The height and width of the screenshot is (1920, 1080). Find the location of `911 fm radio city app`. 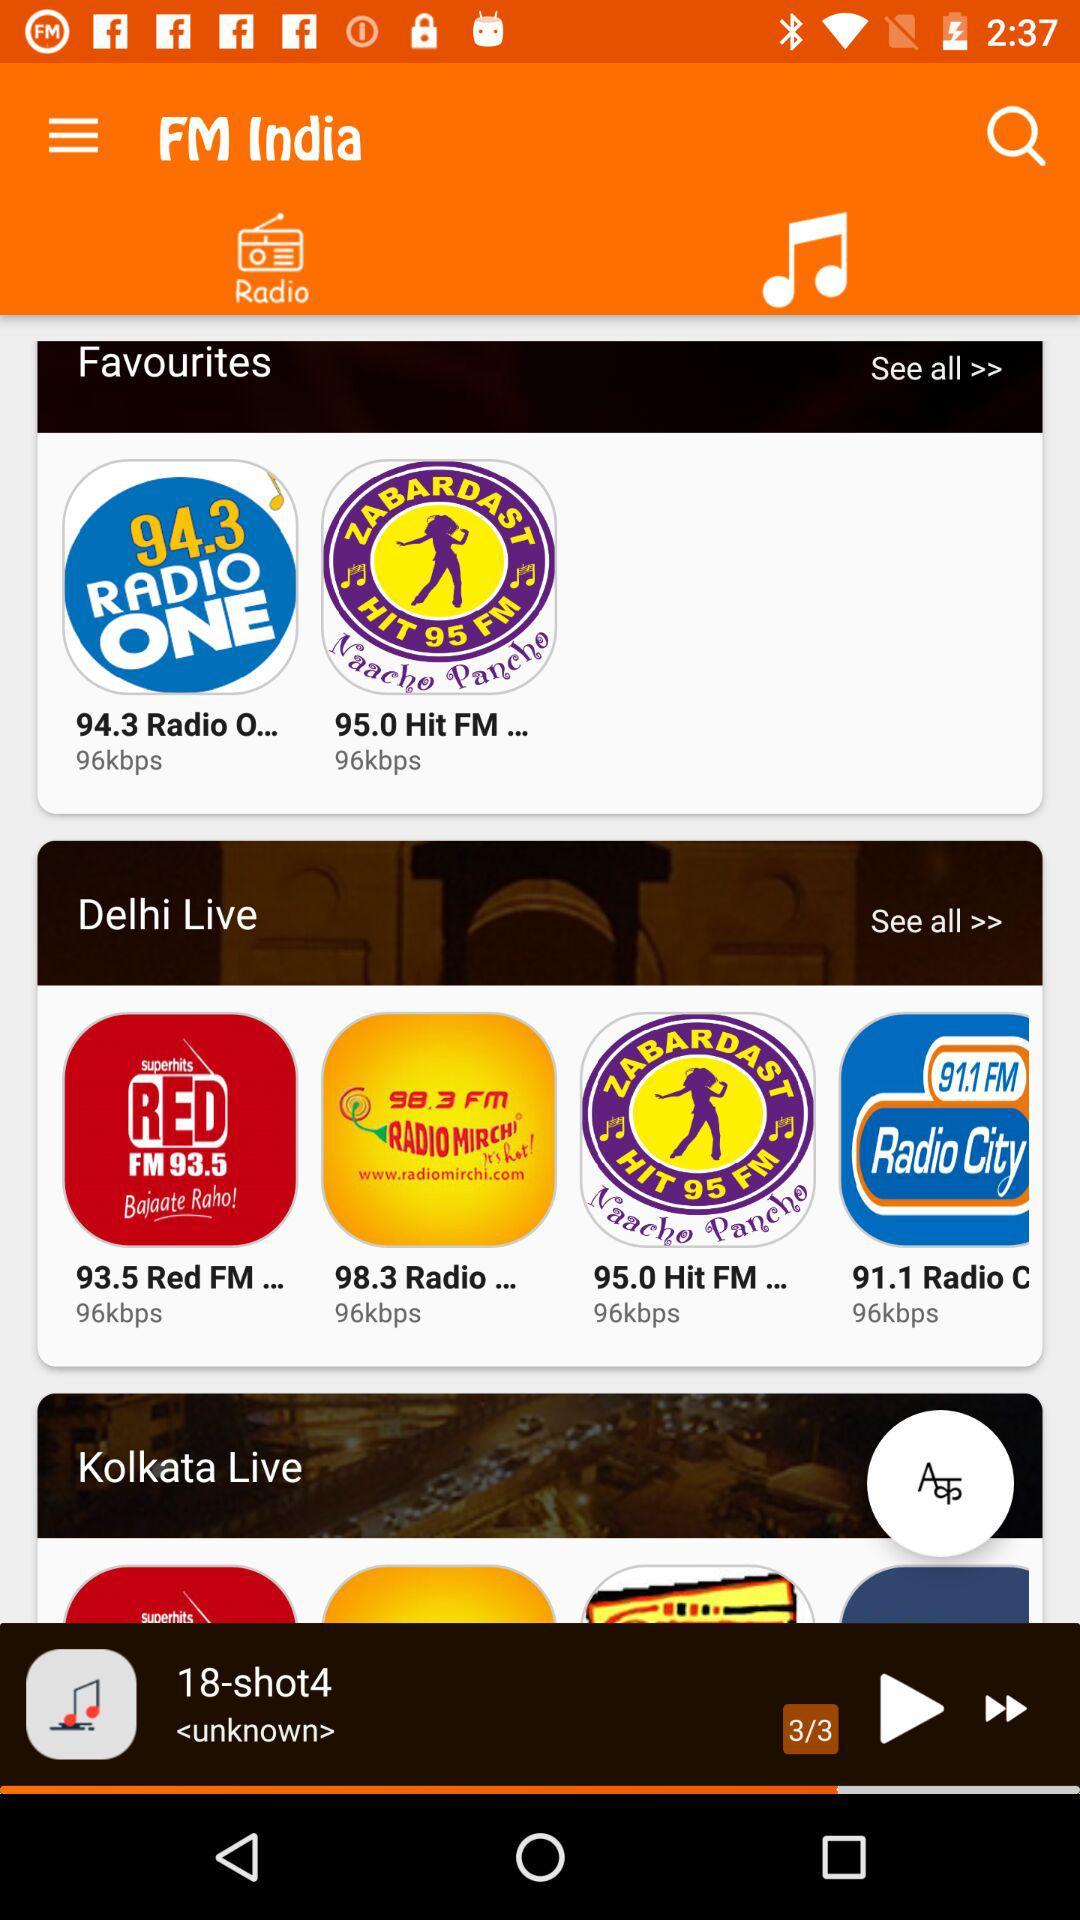

911 fm radio city app is located at coordinates (933, 1129).